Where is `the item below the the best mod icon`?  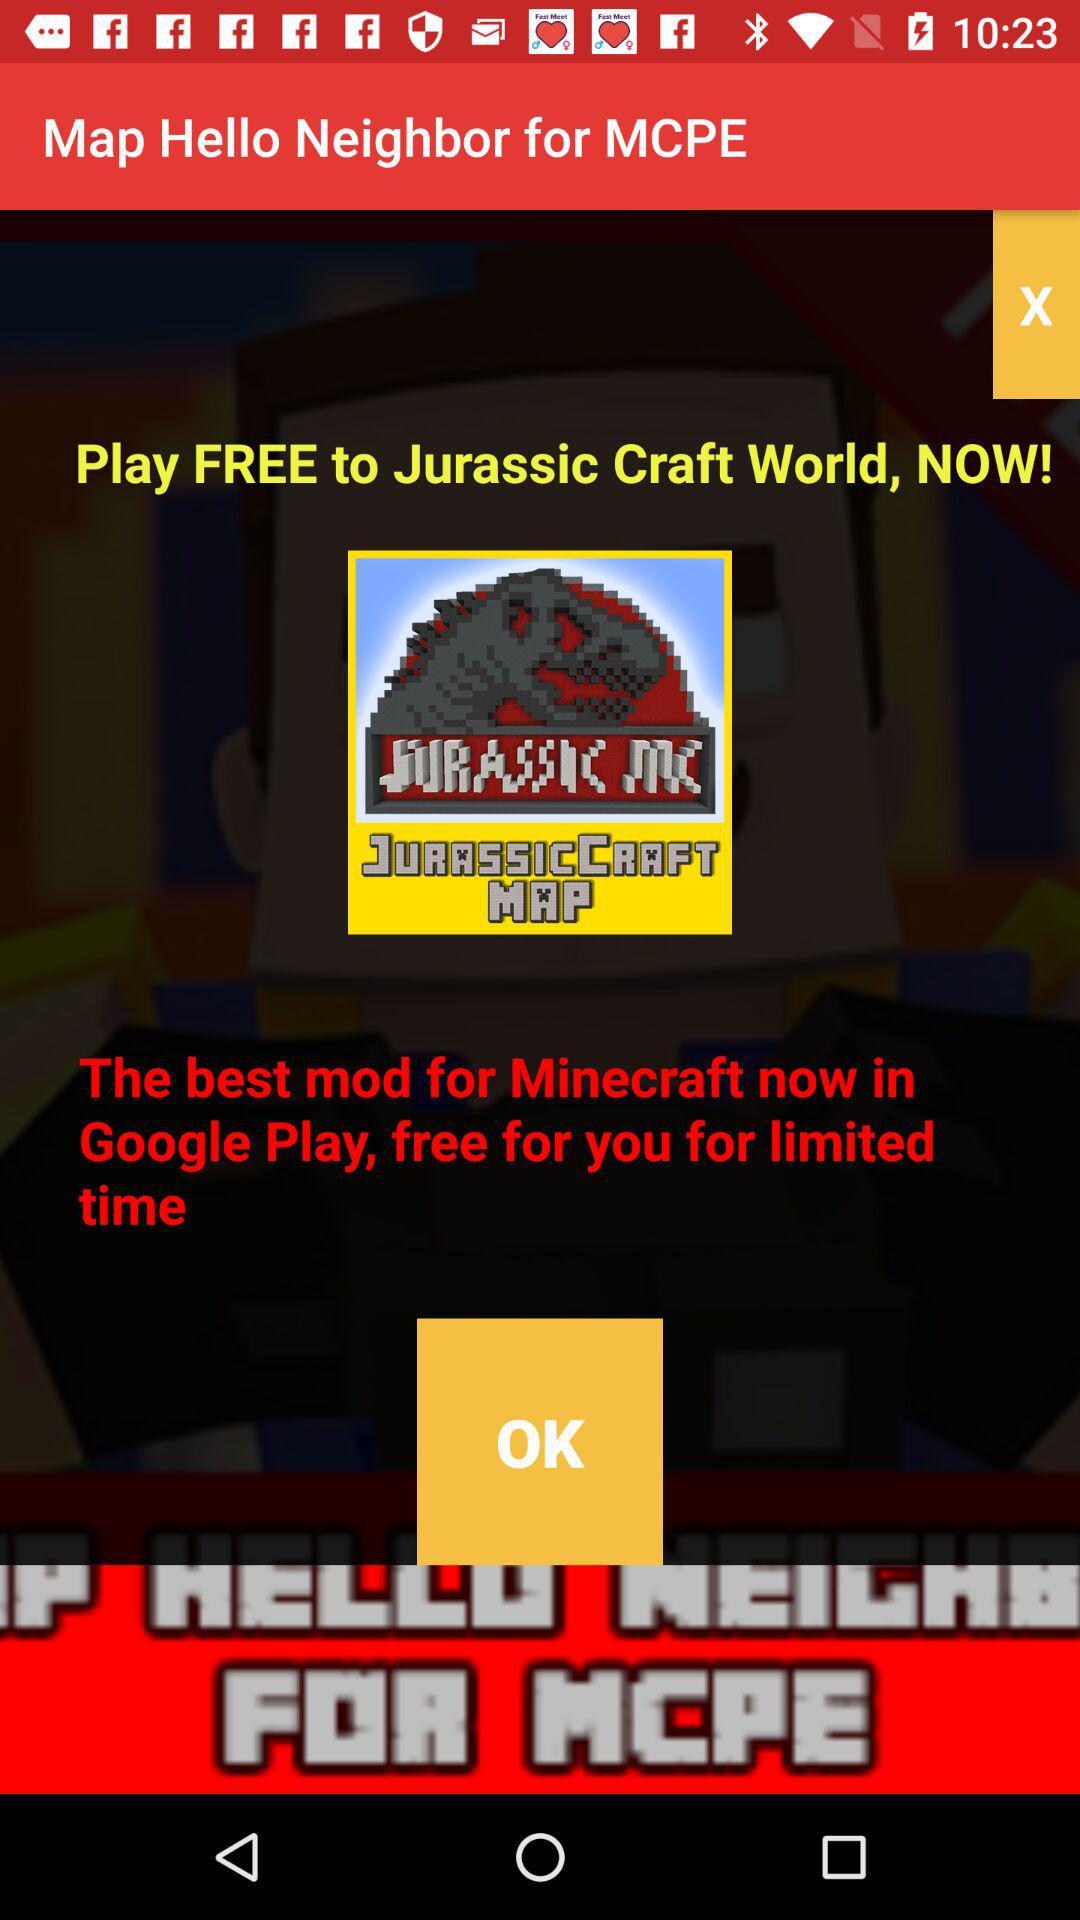
the item below the the best mod icon is located at coordinates (540, 1441).